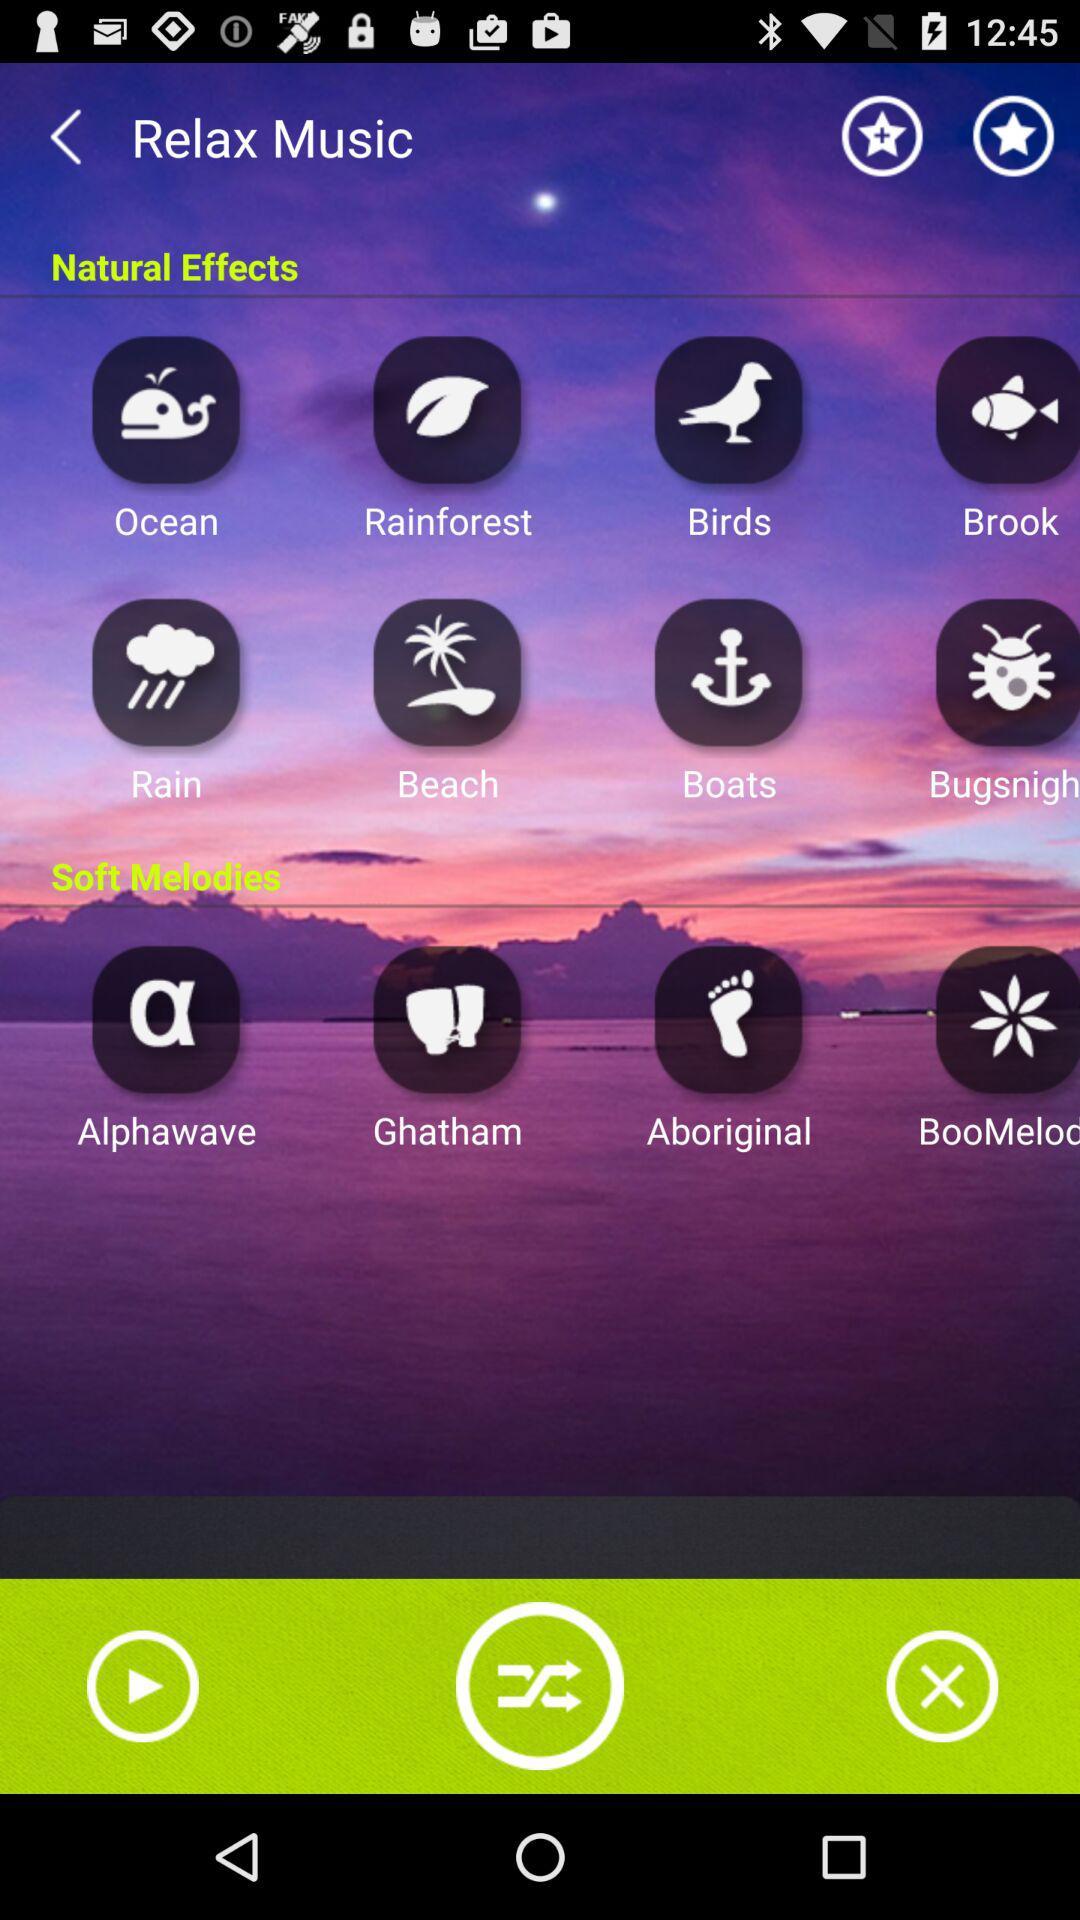 Image resolution: width=1080 pixels, height=1920 pixels. I want to click on choose rainforest effect, so click(447, 408).